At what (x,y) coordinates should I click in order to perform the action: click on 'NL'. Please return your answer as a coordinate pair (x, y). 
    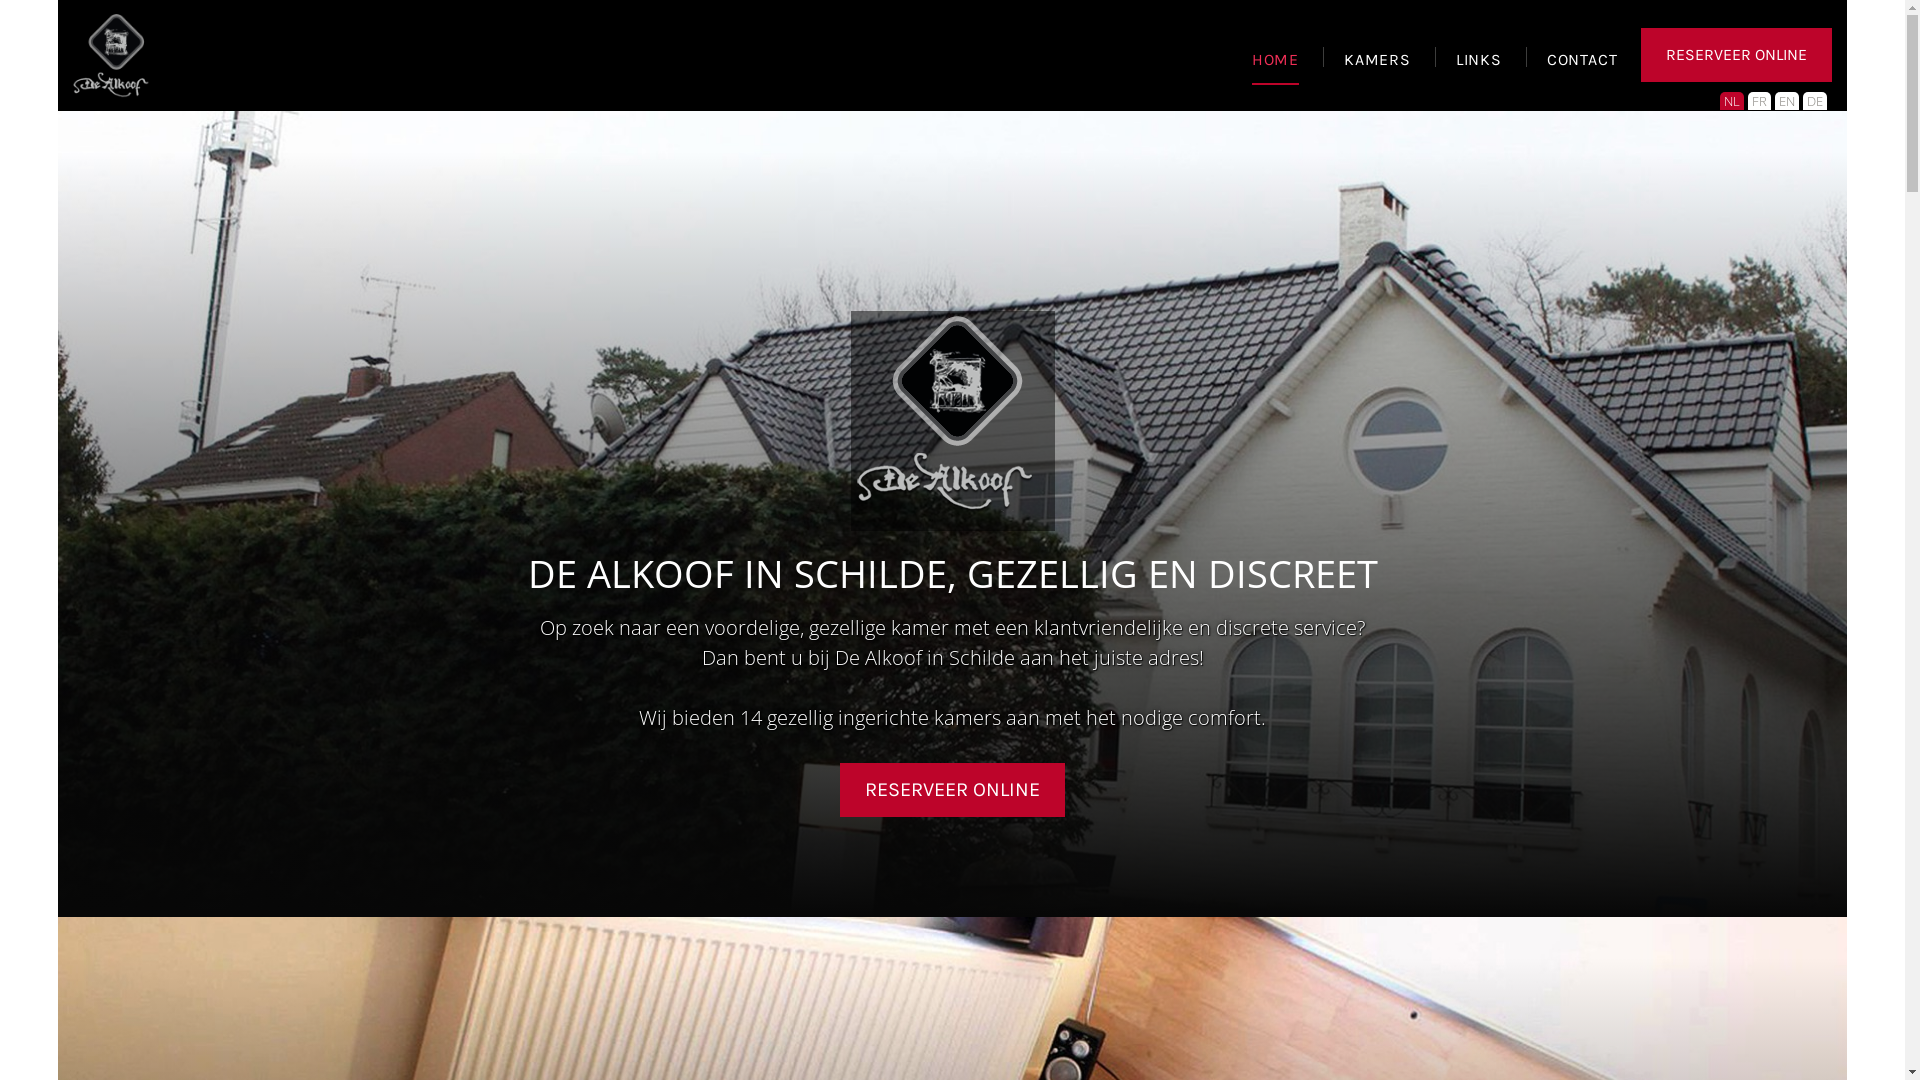
    Looking at the image, I should click on (1731, 100).